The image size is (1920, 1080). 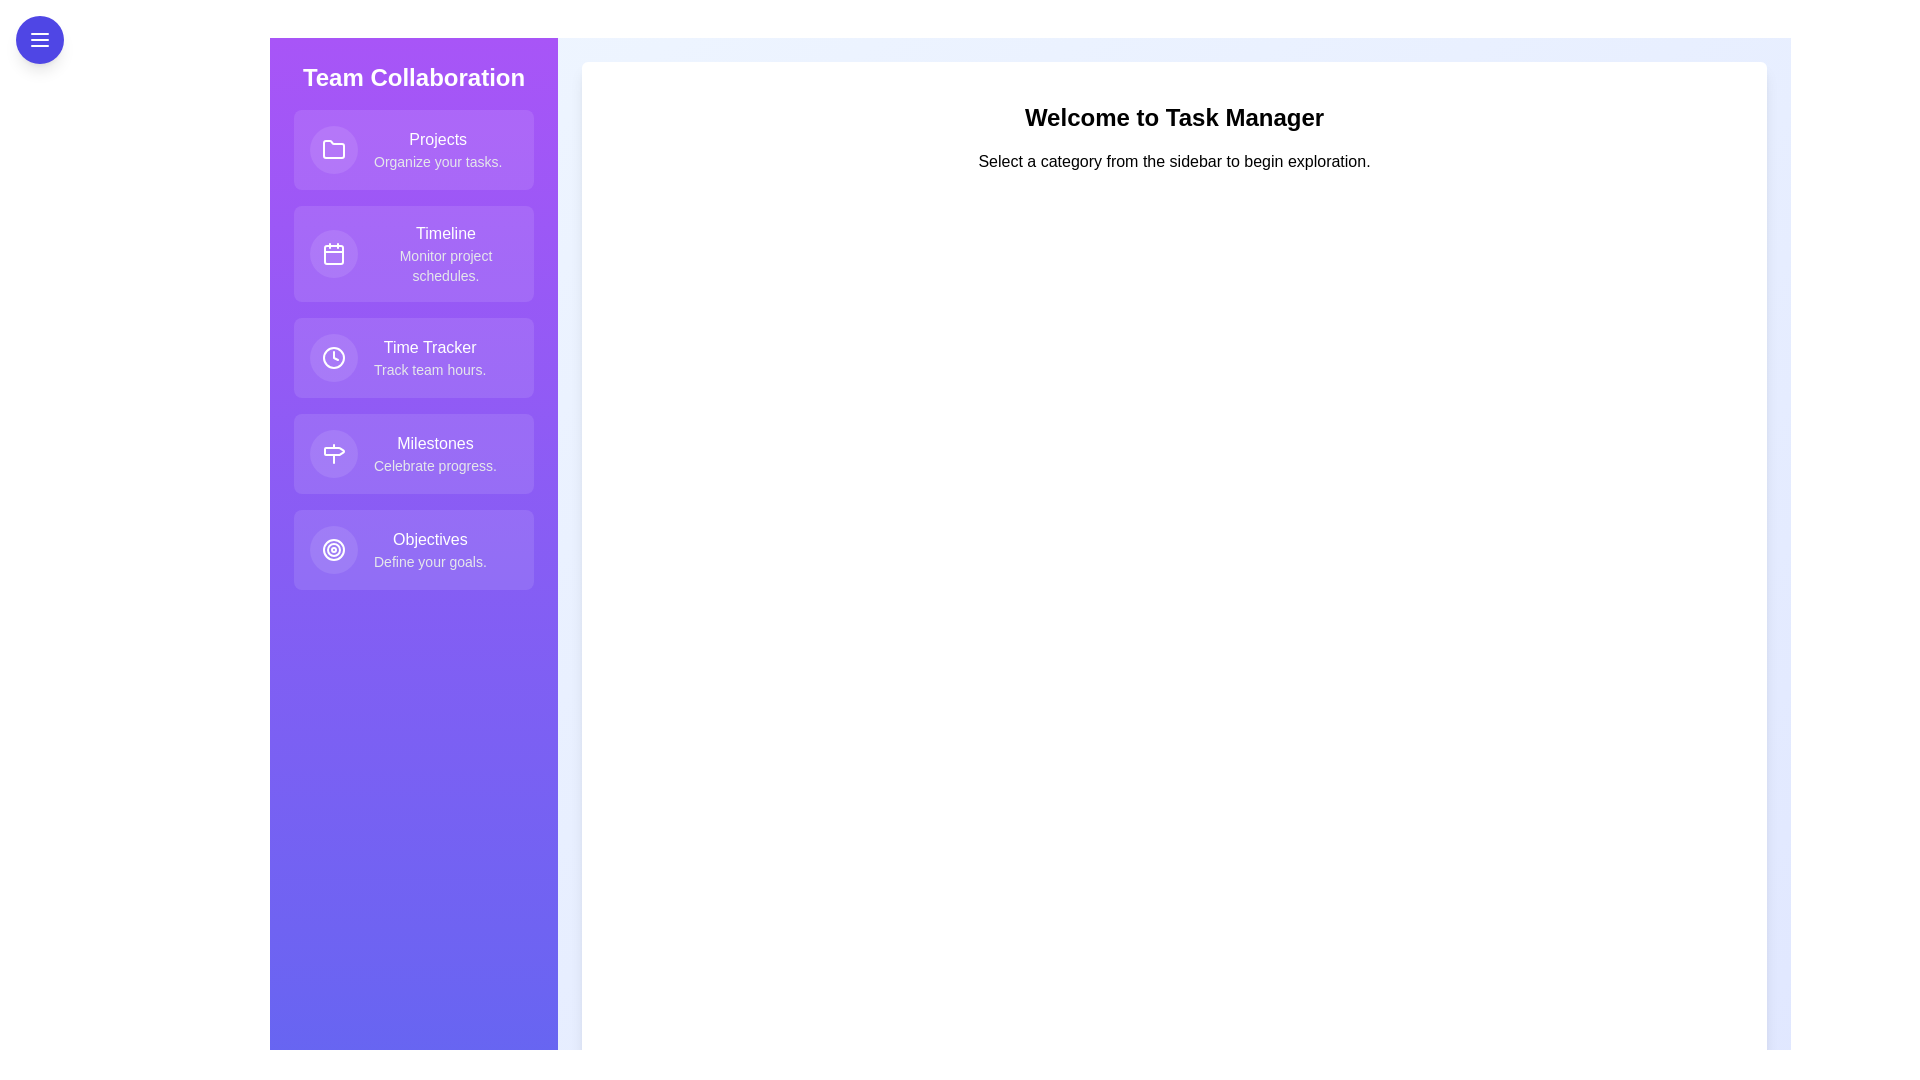 What do you see at coordinates (412, 454) in the screenshot?
I see `the feature item labeled 'Milestones' to view its hover effect` at bounding box center [412, 454].